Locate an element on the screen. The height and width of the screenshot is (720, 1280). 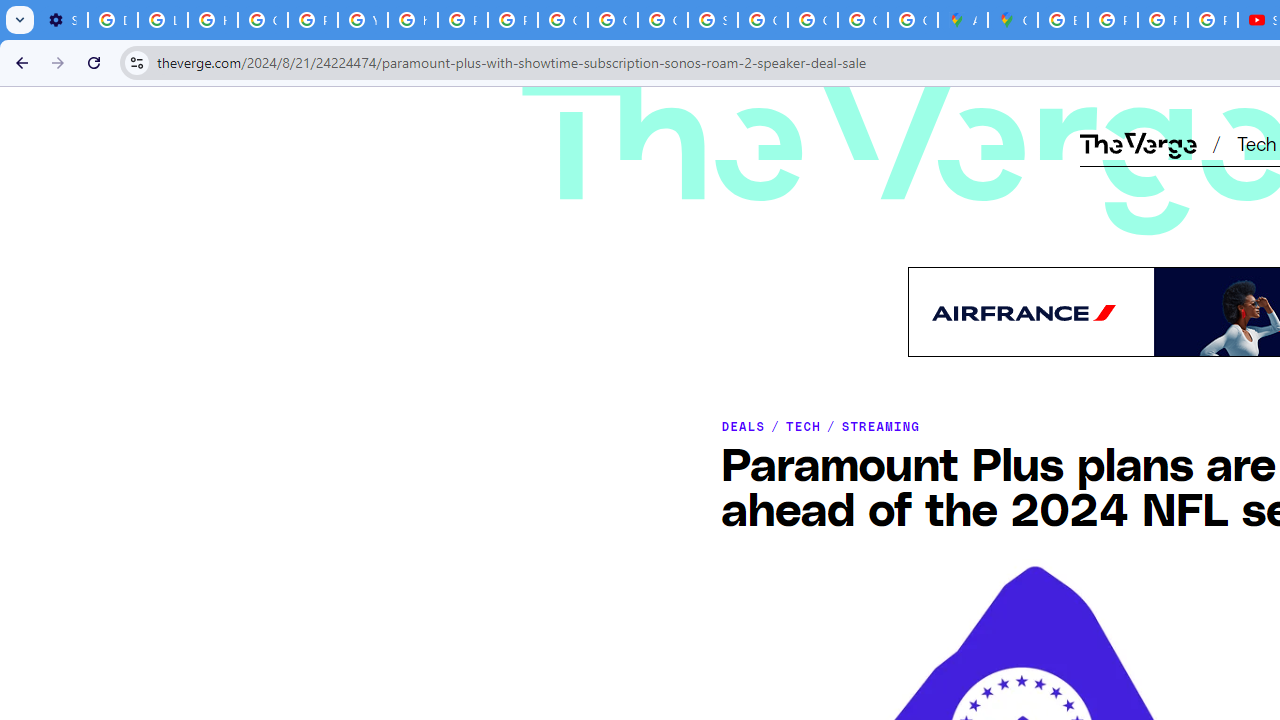
'Privacy Help Center - Policies Help' is located at coordinates (1111, 20).